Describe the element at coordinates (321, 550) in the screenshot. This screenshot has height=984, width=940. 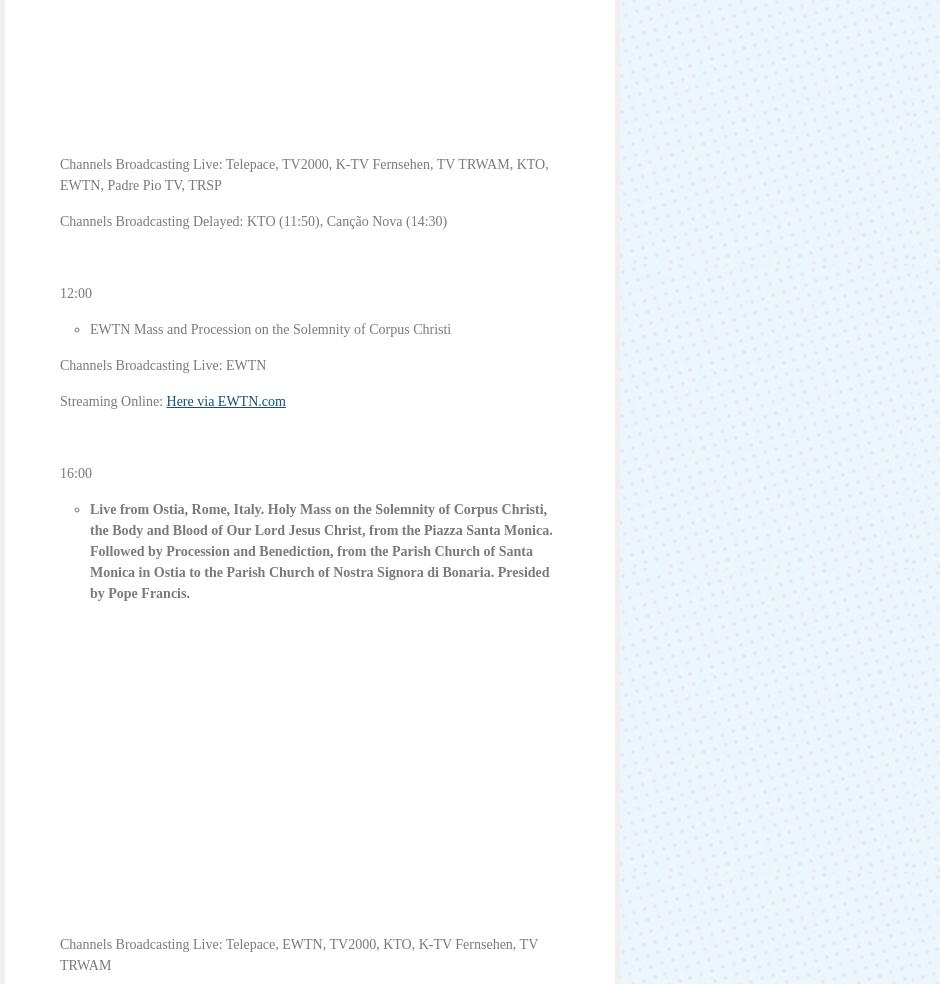
I see `'Live from Ostia, Rome, Italy. Holy Mass on the Solemnity of Corpus Christi, the Body and Blood of Our Lord Jesus Christ, from the Piazza Santa Monica. Followed by Procession and Benediction, from the Parish Church of Santa Monica in Ostia to the Parish Church of Nostra Signora di Bonaria. Presided by Pope Francis.'` at that location.